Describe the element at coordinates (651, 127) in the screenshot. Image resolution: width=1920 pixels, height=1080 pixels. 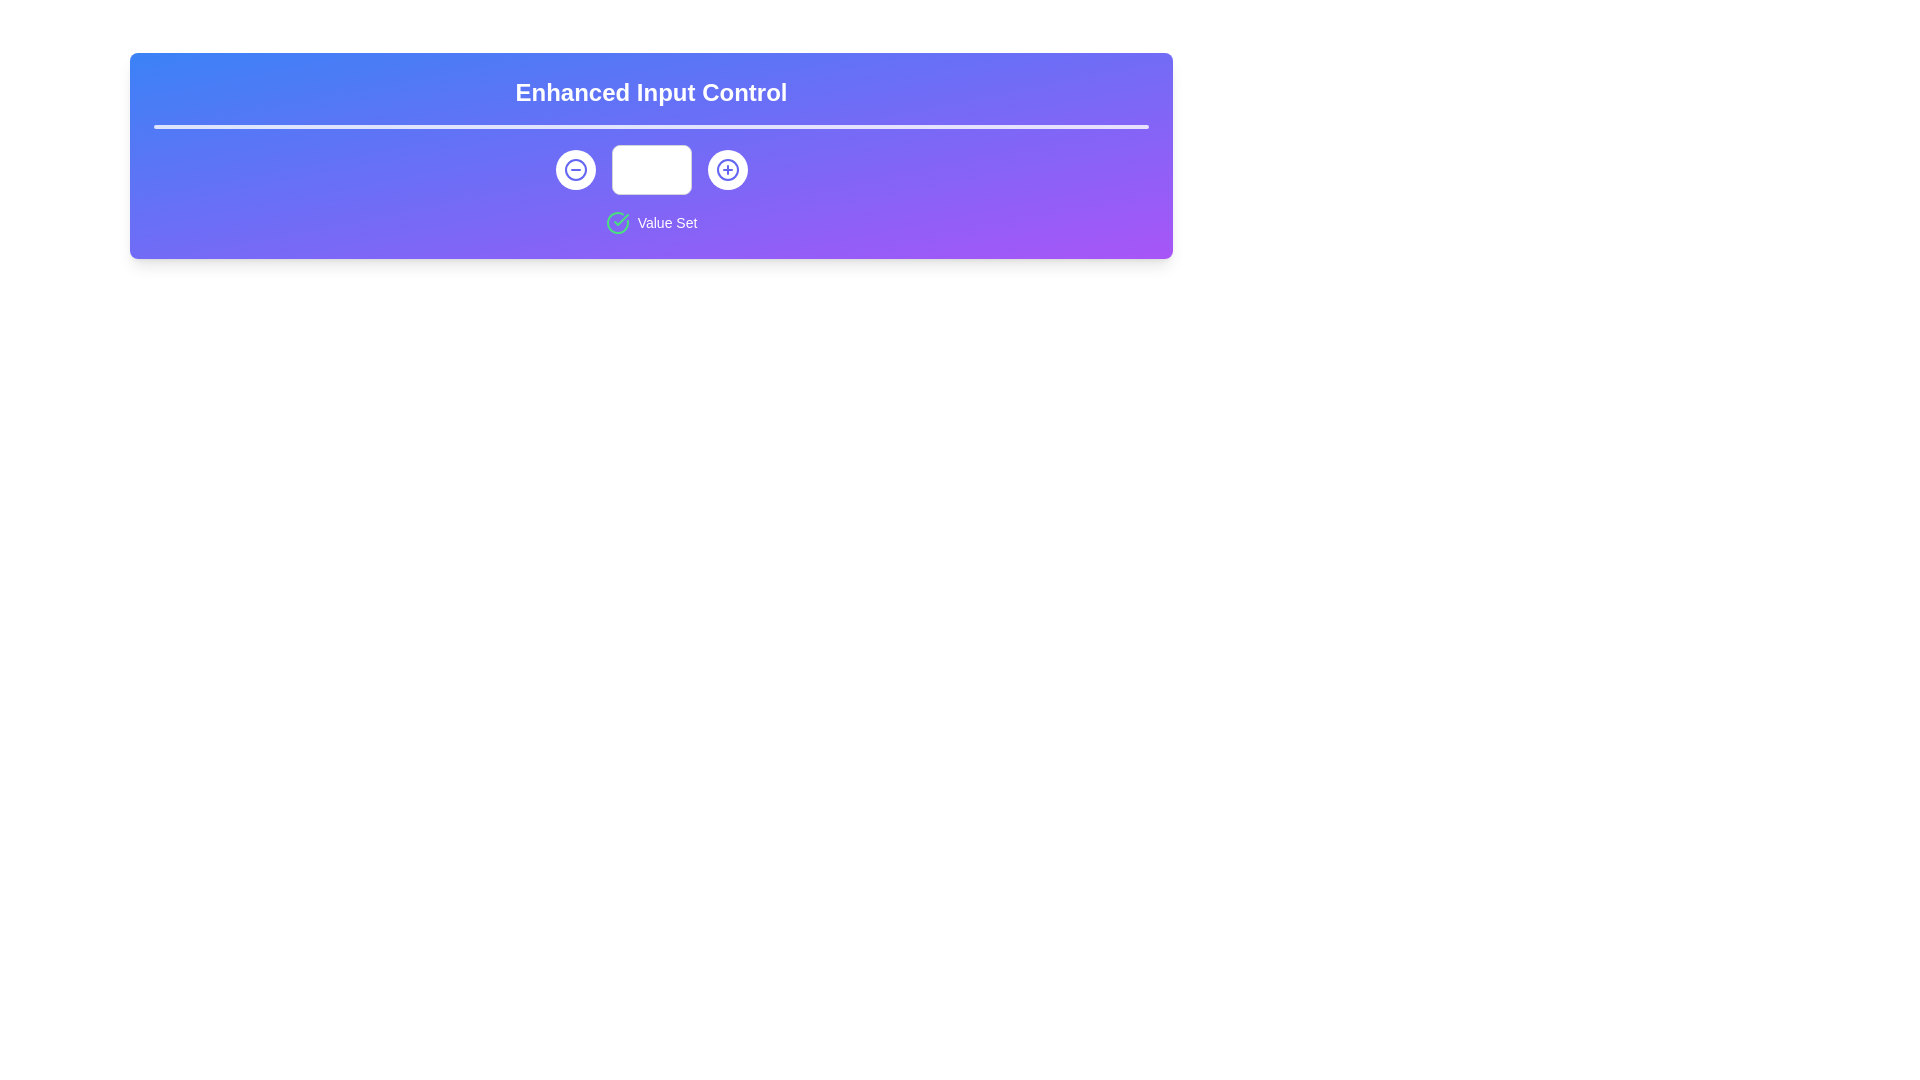
I see `the Visual Divider located directly underneath the title text 'Enhanced Input Control', serving as a decorative separator between the title and the controls below` at that location.